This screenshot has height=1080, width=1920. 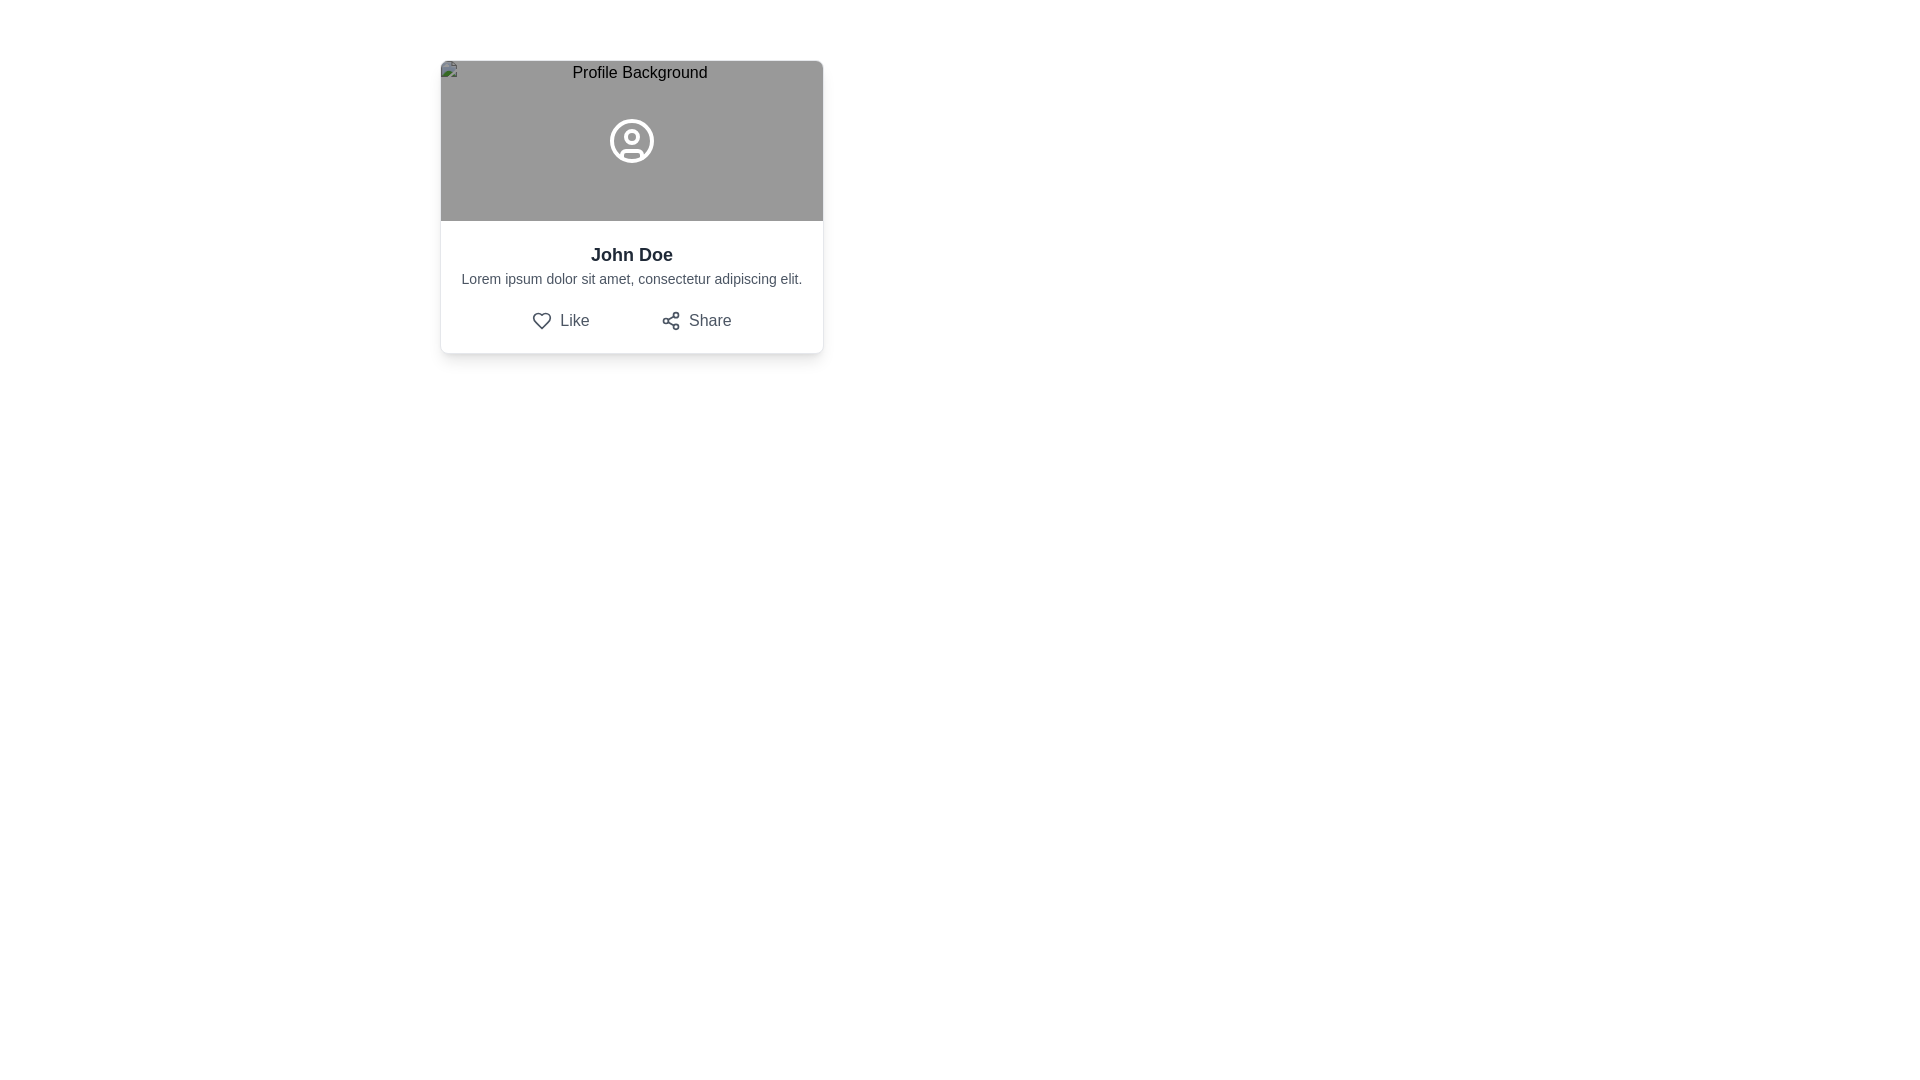 What do you see at coordinates (542, 319) in the screenshot?
I see `the black heart-shaped icon with a smooth, rounded appearance, located to the left of the 'Like' text in the horizontal row` at bounding box center [542, 319].